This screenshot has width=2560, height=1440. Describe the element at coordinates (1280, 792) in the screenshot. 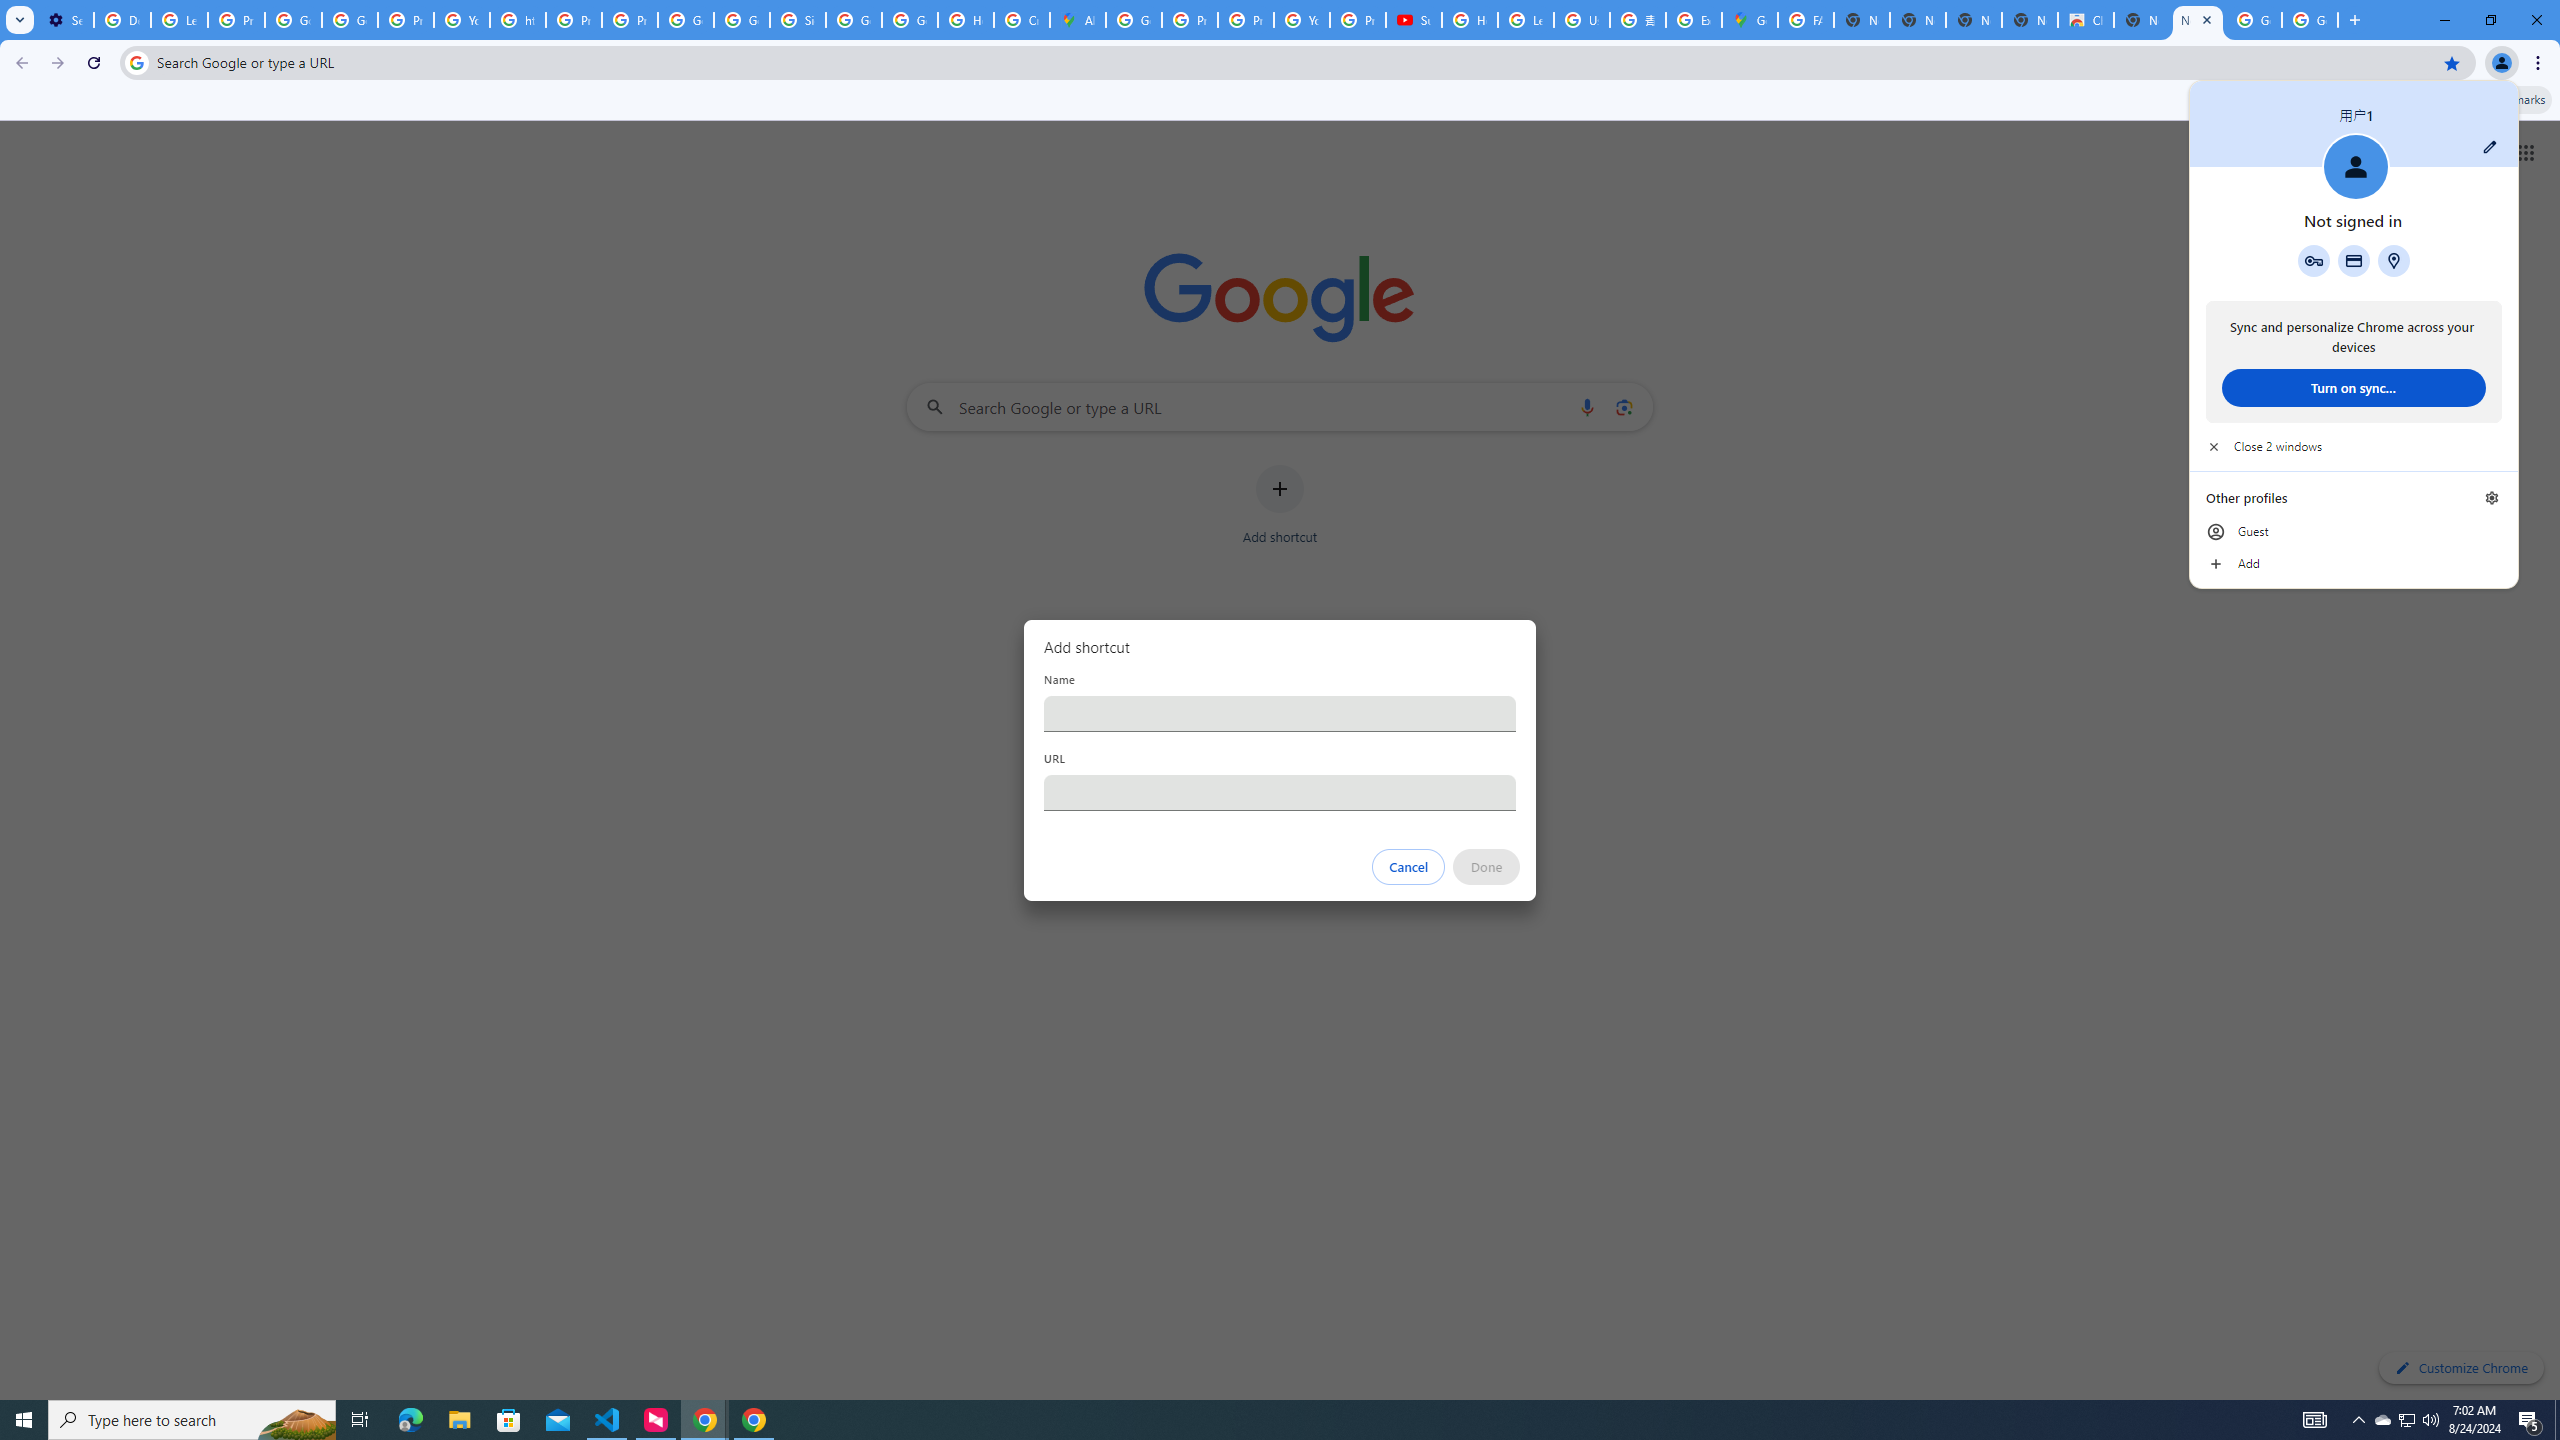

I see `'URL'` at that location.